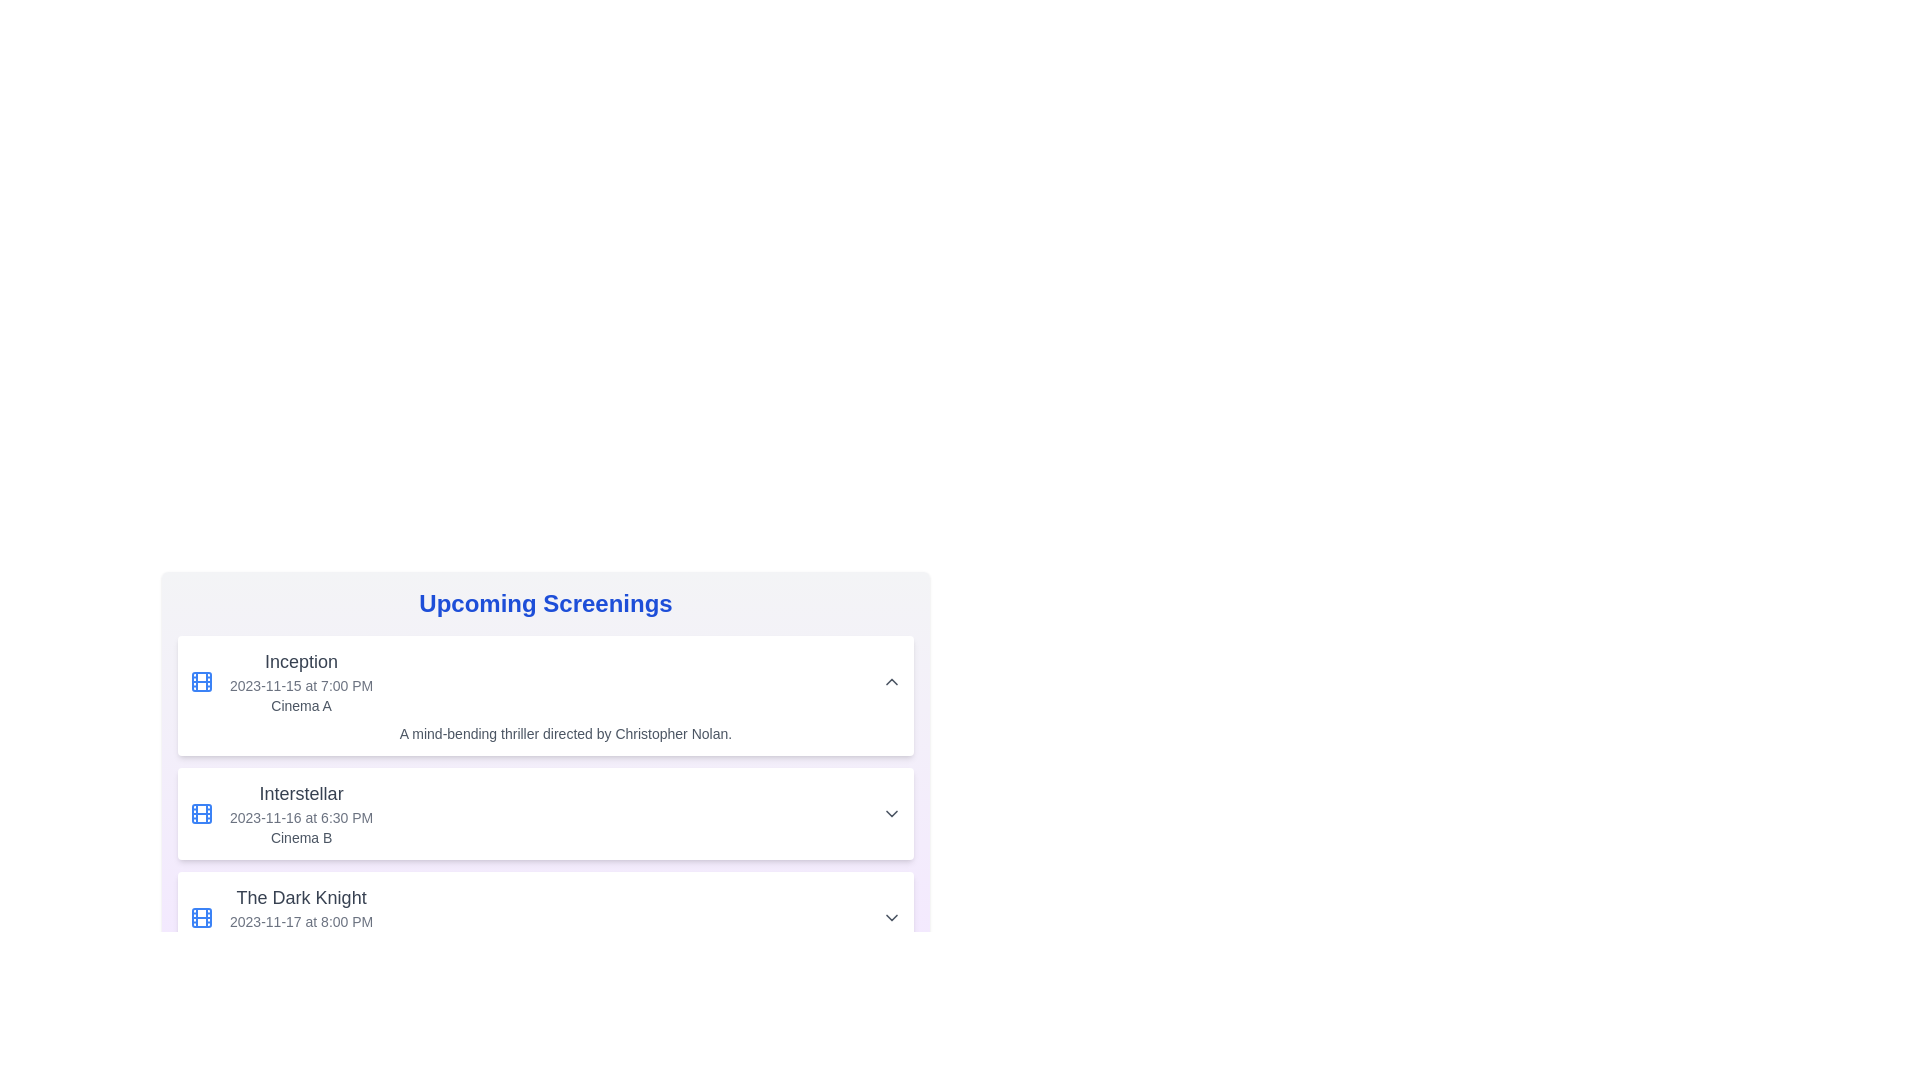 This screenshot has height=1080, width=1920. Describe the element at coordinates (300, 685) in the screenshot. I see `date and time information displayed in the text label below the title 'Inception' and above 'Cinema A' in the 'Upcoming Screenings' section` at that location.